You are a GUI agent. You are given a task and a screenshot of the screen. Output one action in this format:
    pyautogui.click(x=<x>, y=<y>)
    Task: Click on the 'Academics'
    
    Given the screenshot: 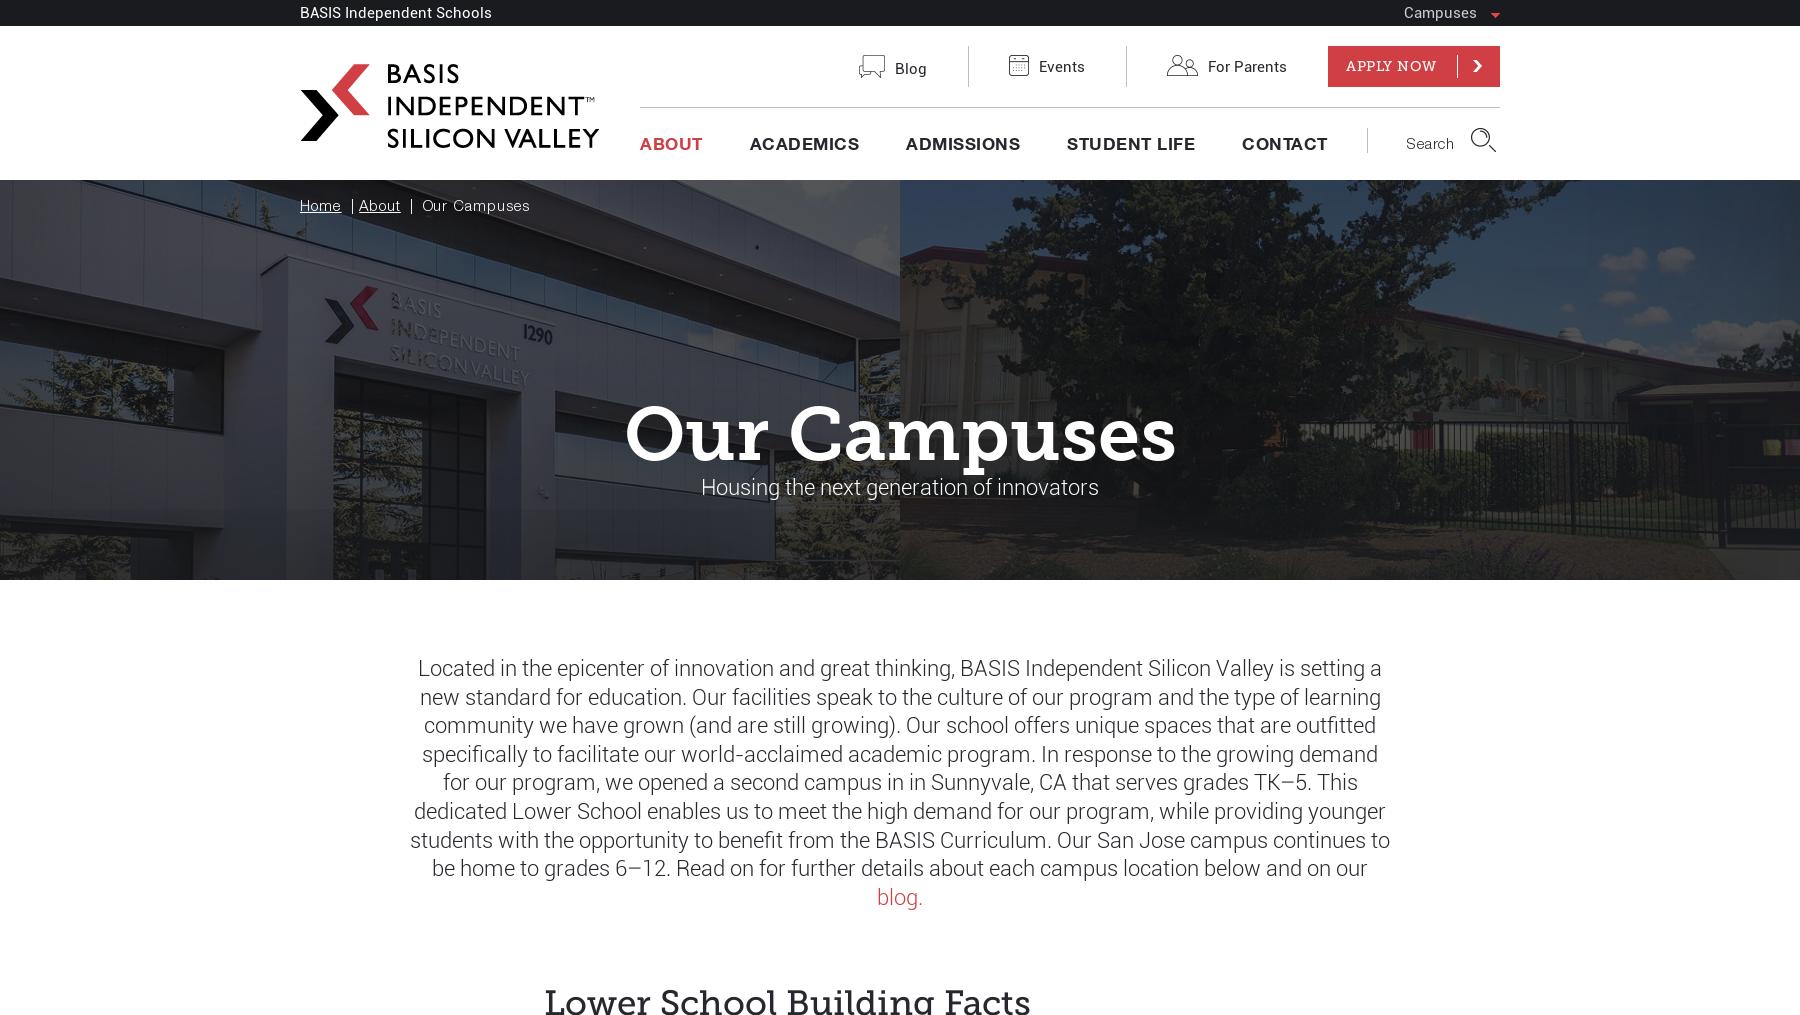 What is the action you would take?
    pyautogui.click(x=804, y=151)
    